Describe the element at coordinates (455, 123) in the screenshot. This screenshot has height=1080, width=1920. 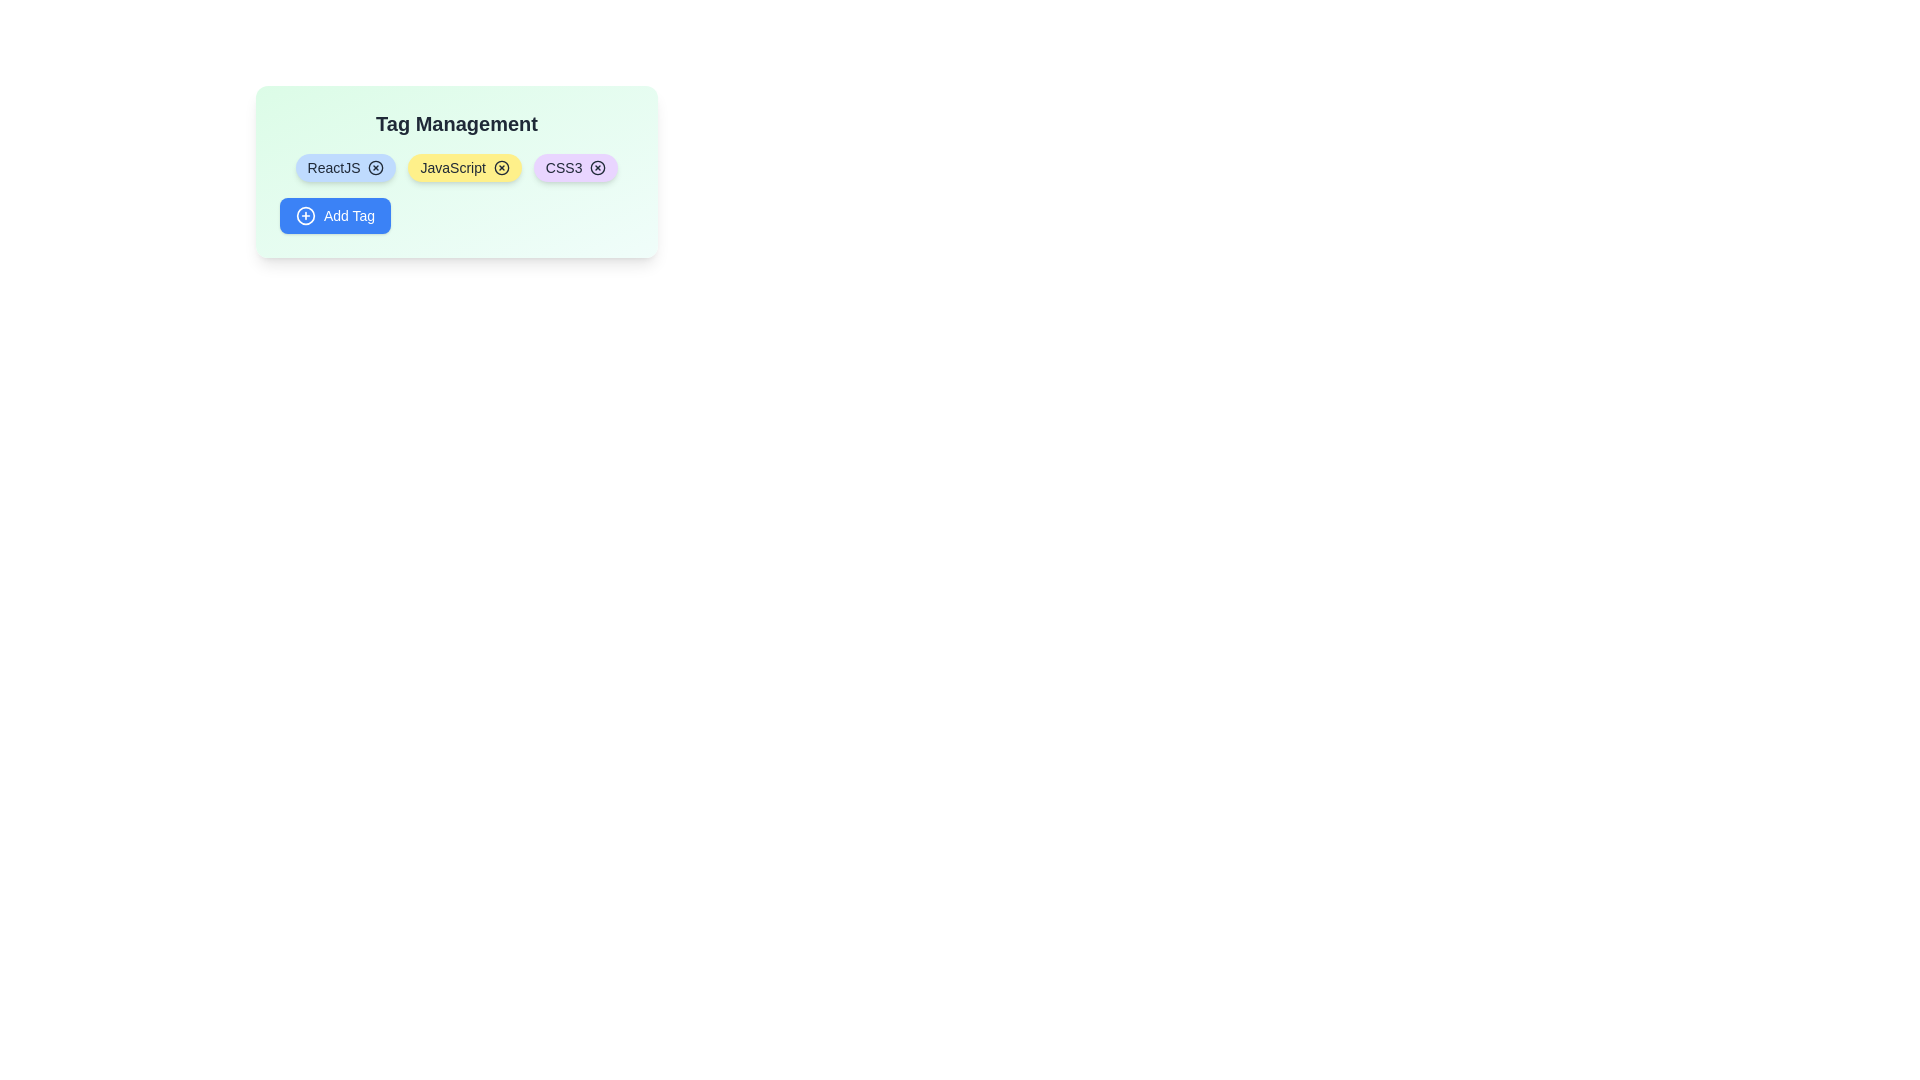
I see `the text of the header labeled 'Tag Management'` at that location.